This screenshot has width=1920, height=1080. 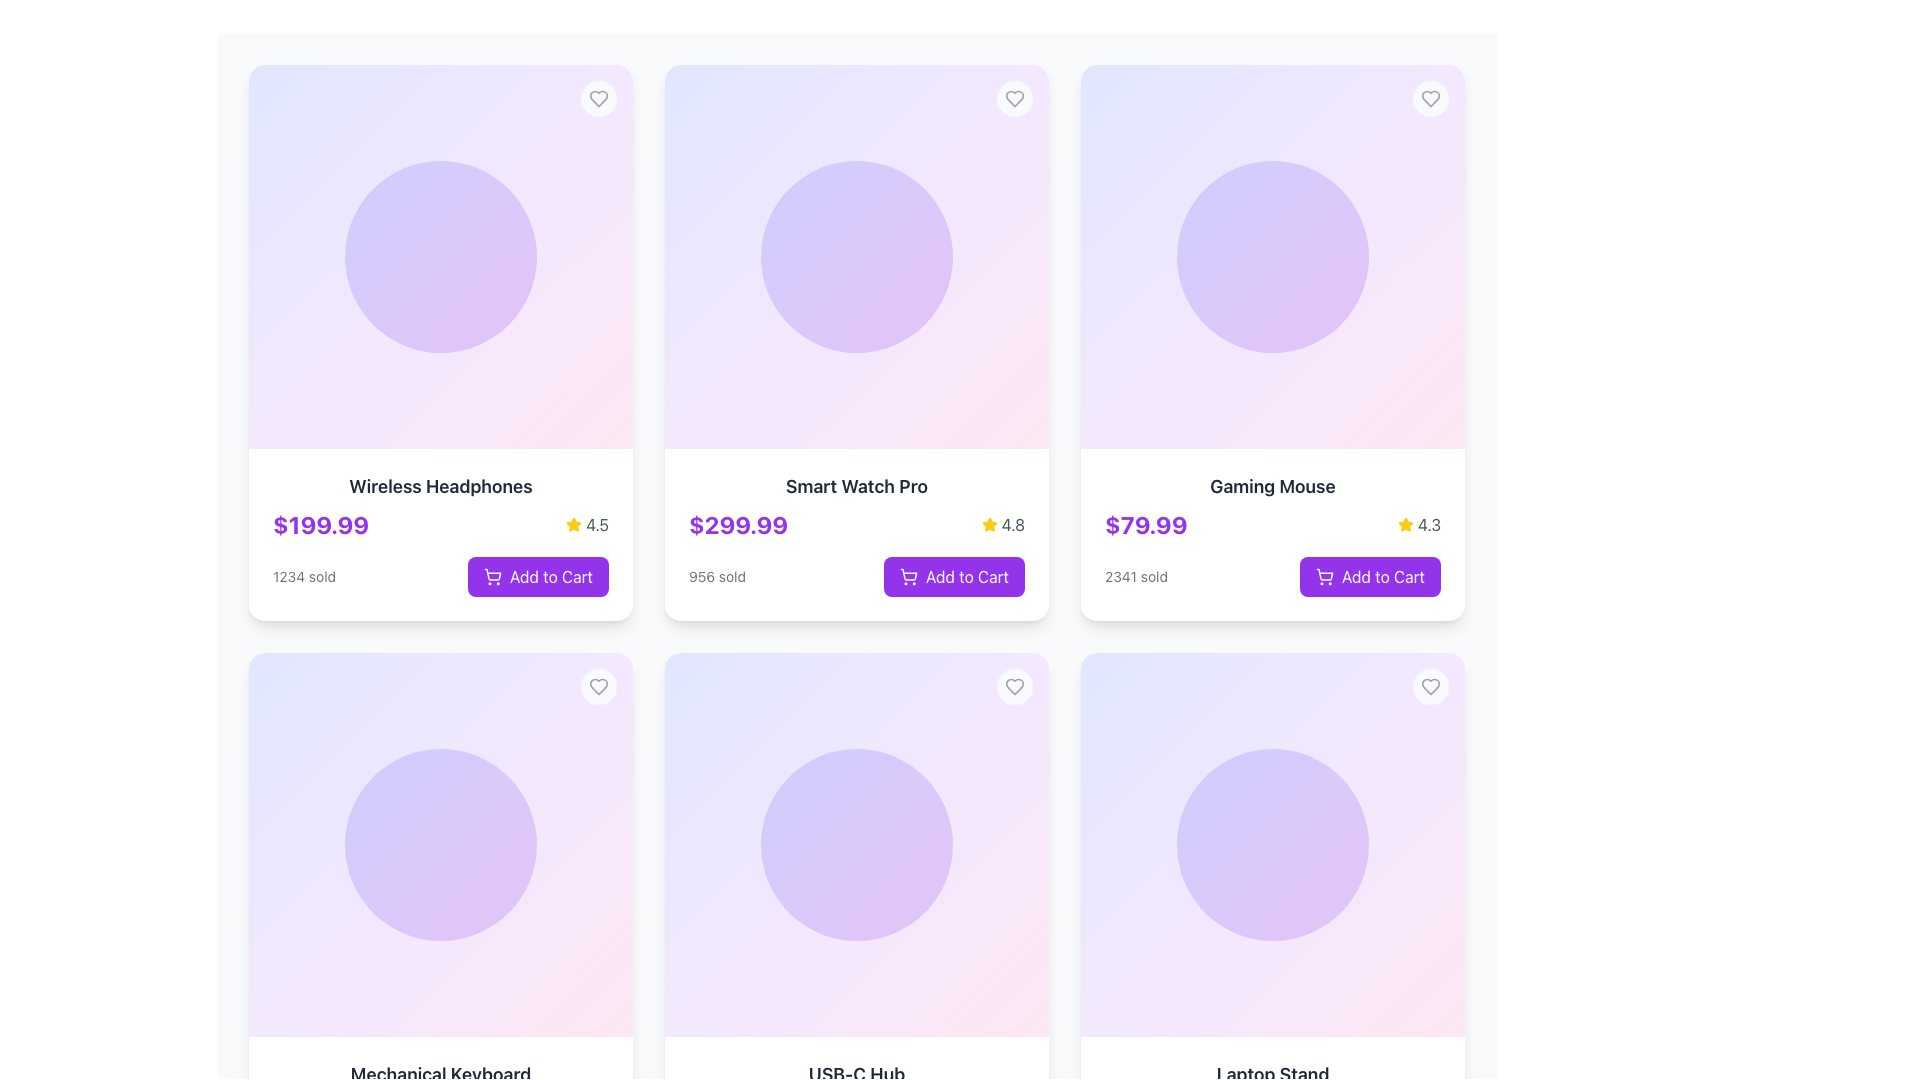 What do you see at coordinates (907, 577) in the screenshot?
I see `the shopping cart icon on the 'Add to Cart' button for the 'Smart Watch Pro' product to initiate the action of adding the item to the cart` at bounding box center [907, 577].